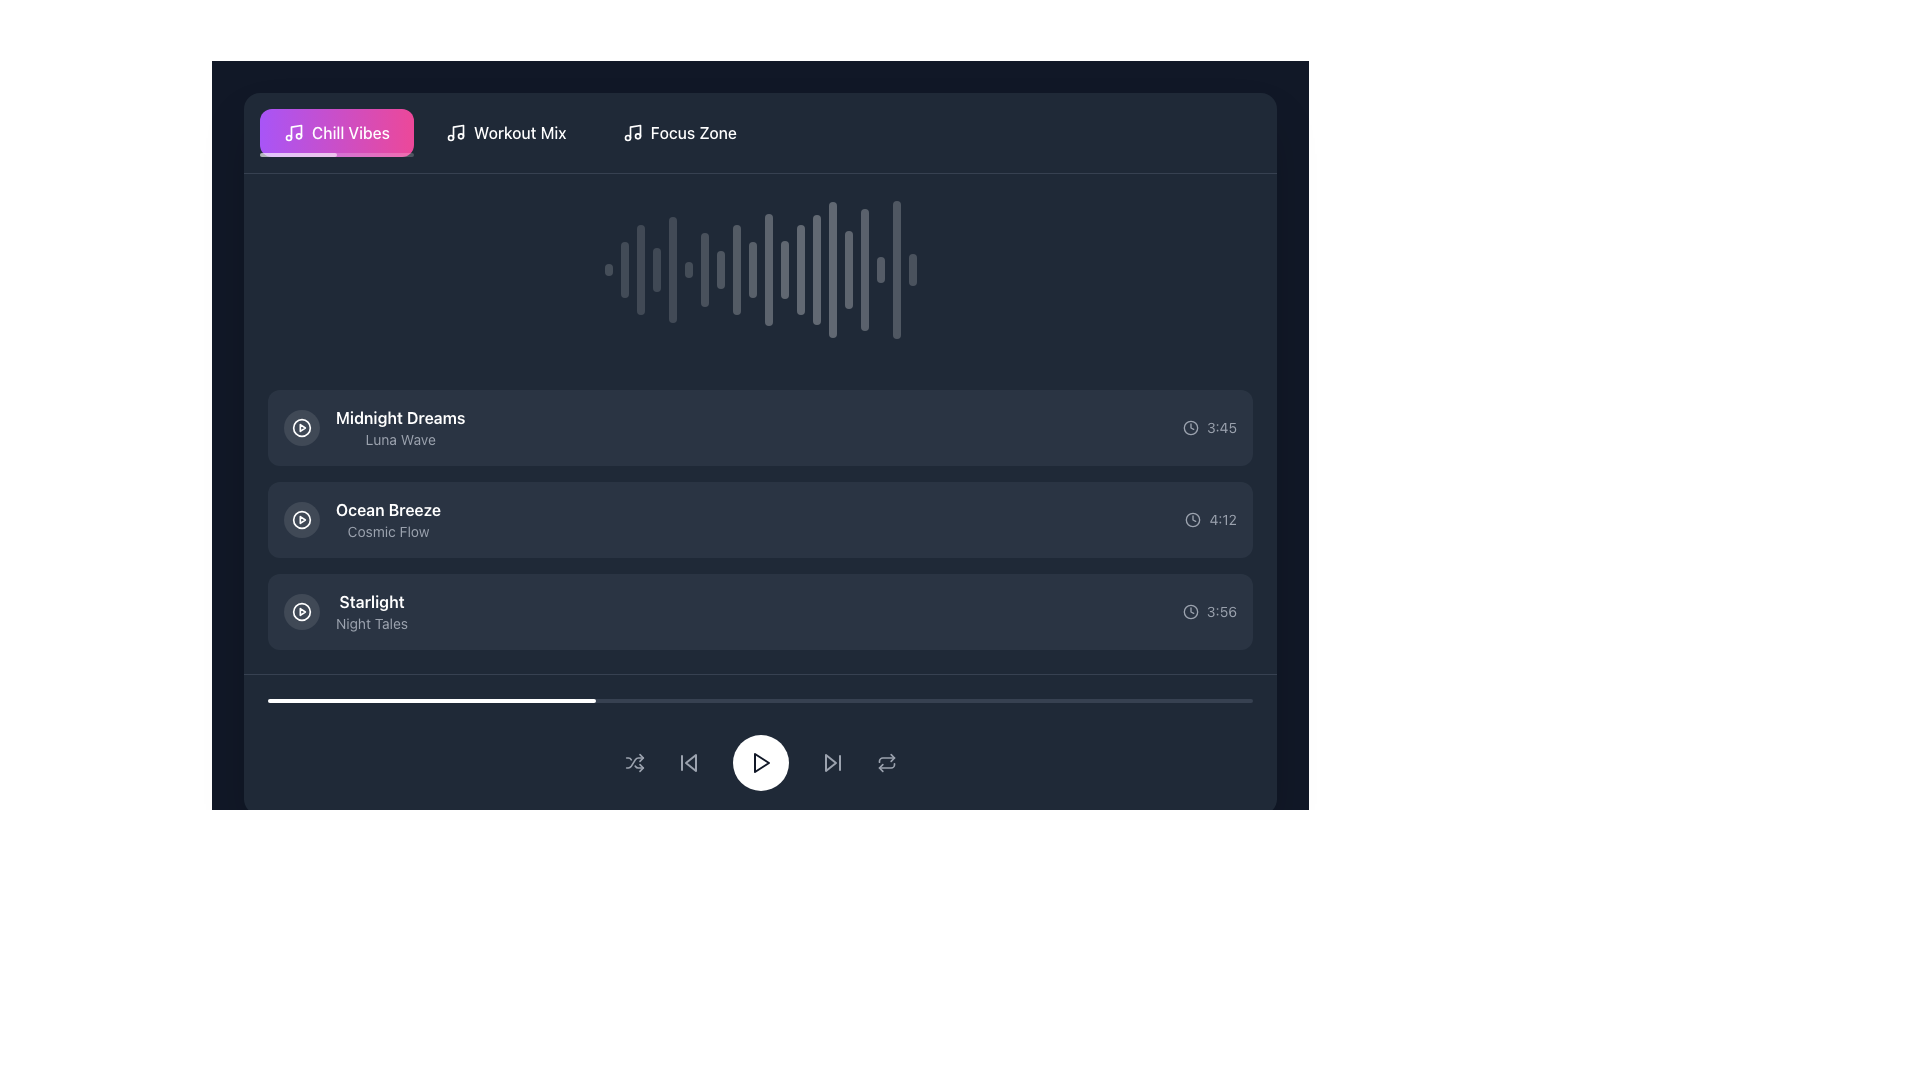  I want to click on the static informational label displaying the time '4:12' with a clock icon, located to the far right of the 'Ocean Breeze' song entry in a vertically stacked list of songs, so click(1210, 519).